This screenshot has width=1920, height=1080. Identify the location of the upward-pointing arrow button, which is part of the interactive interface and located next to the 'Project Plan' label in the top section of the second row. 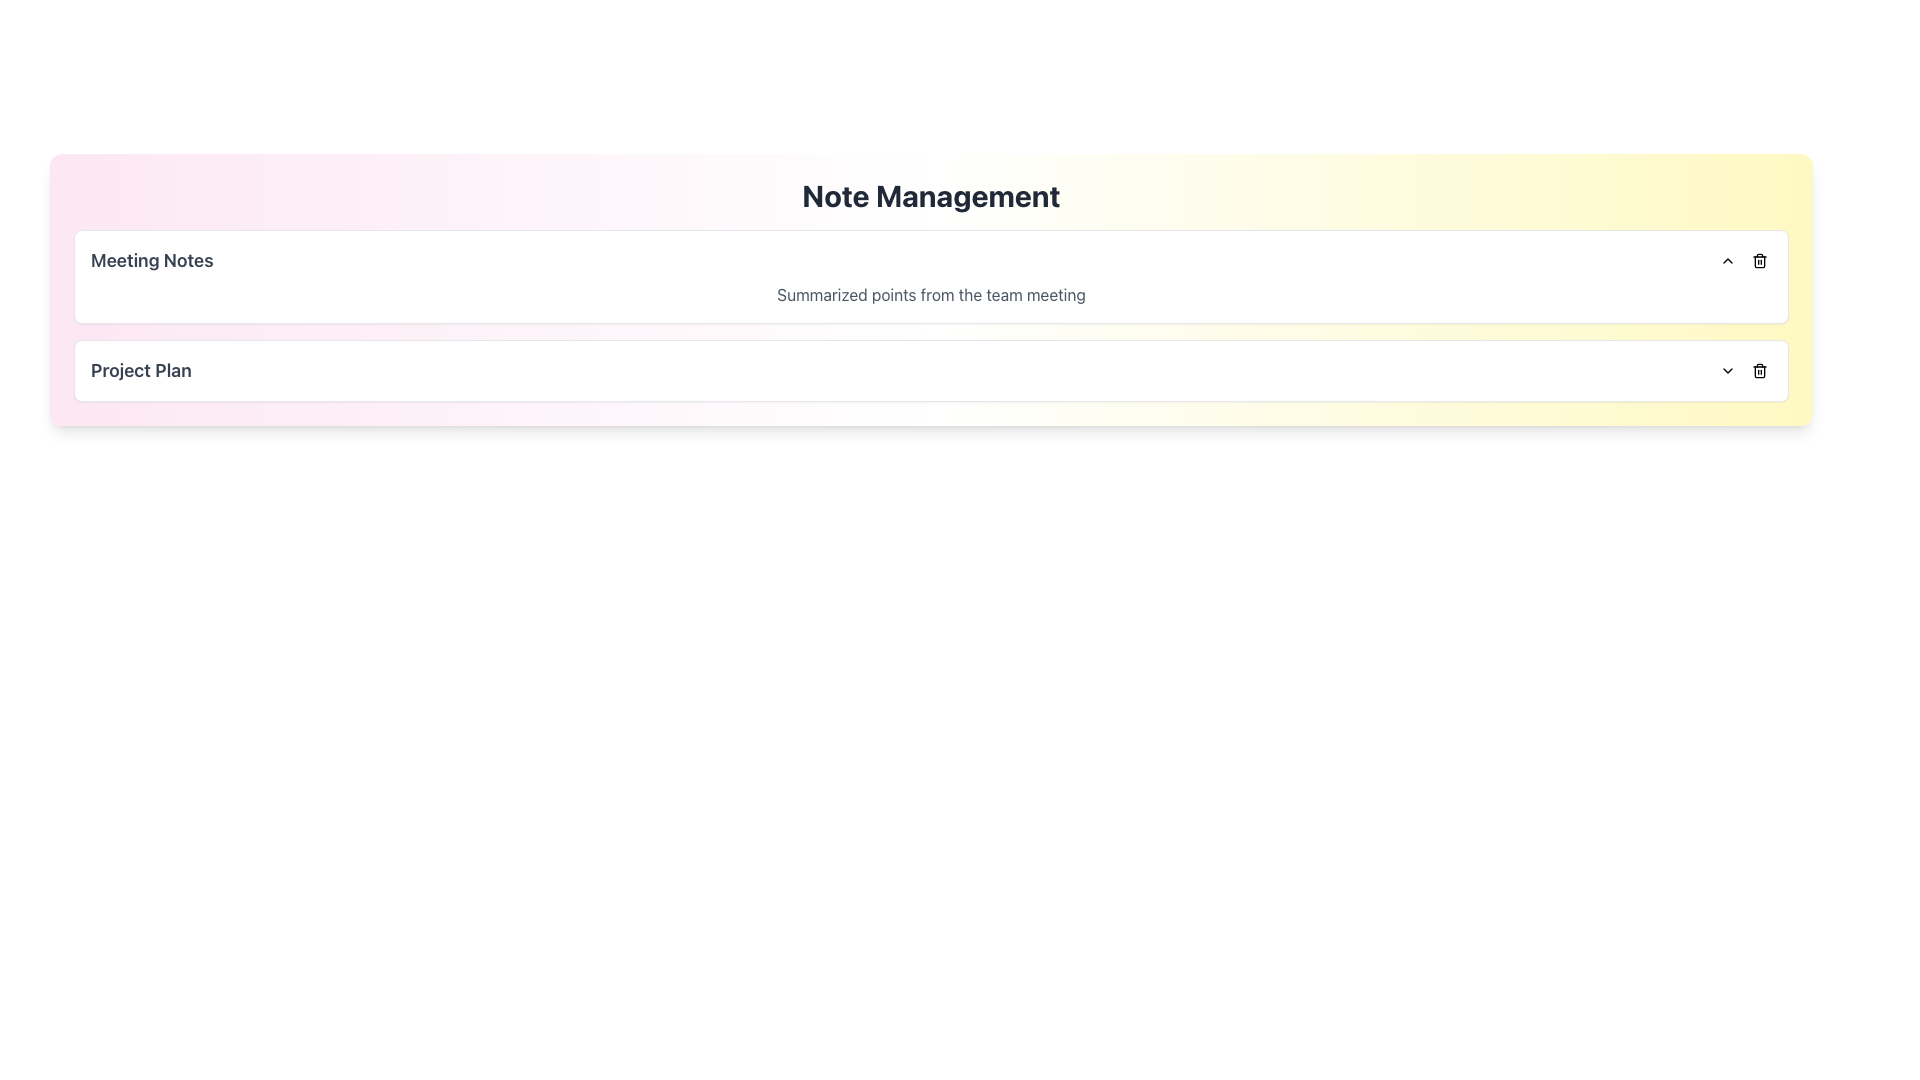
(1727, 260).